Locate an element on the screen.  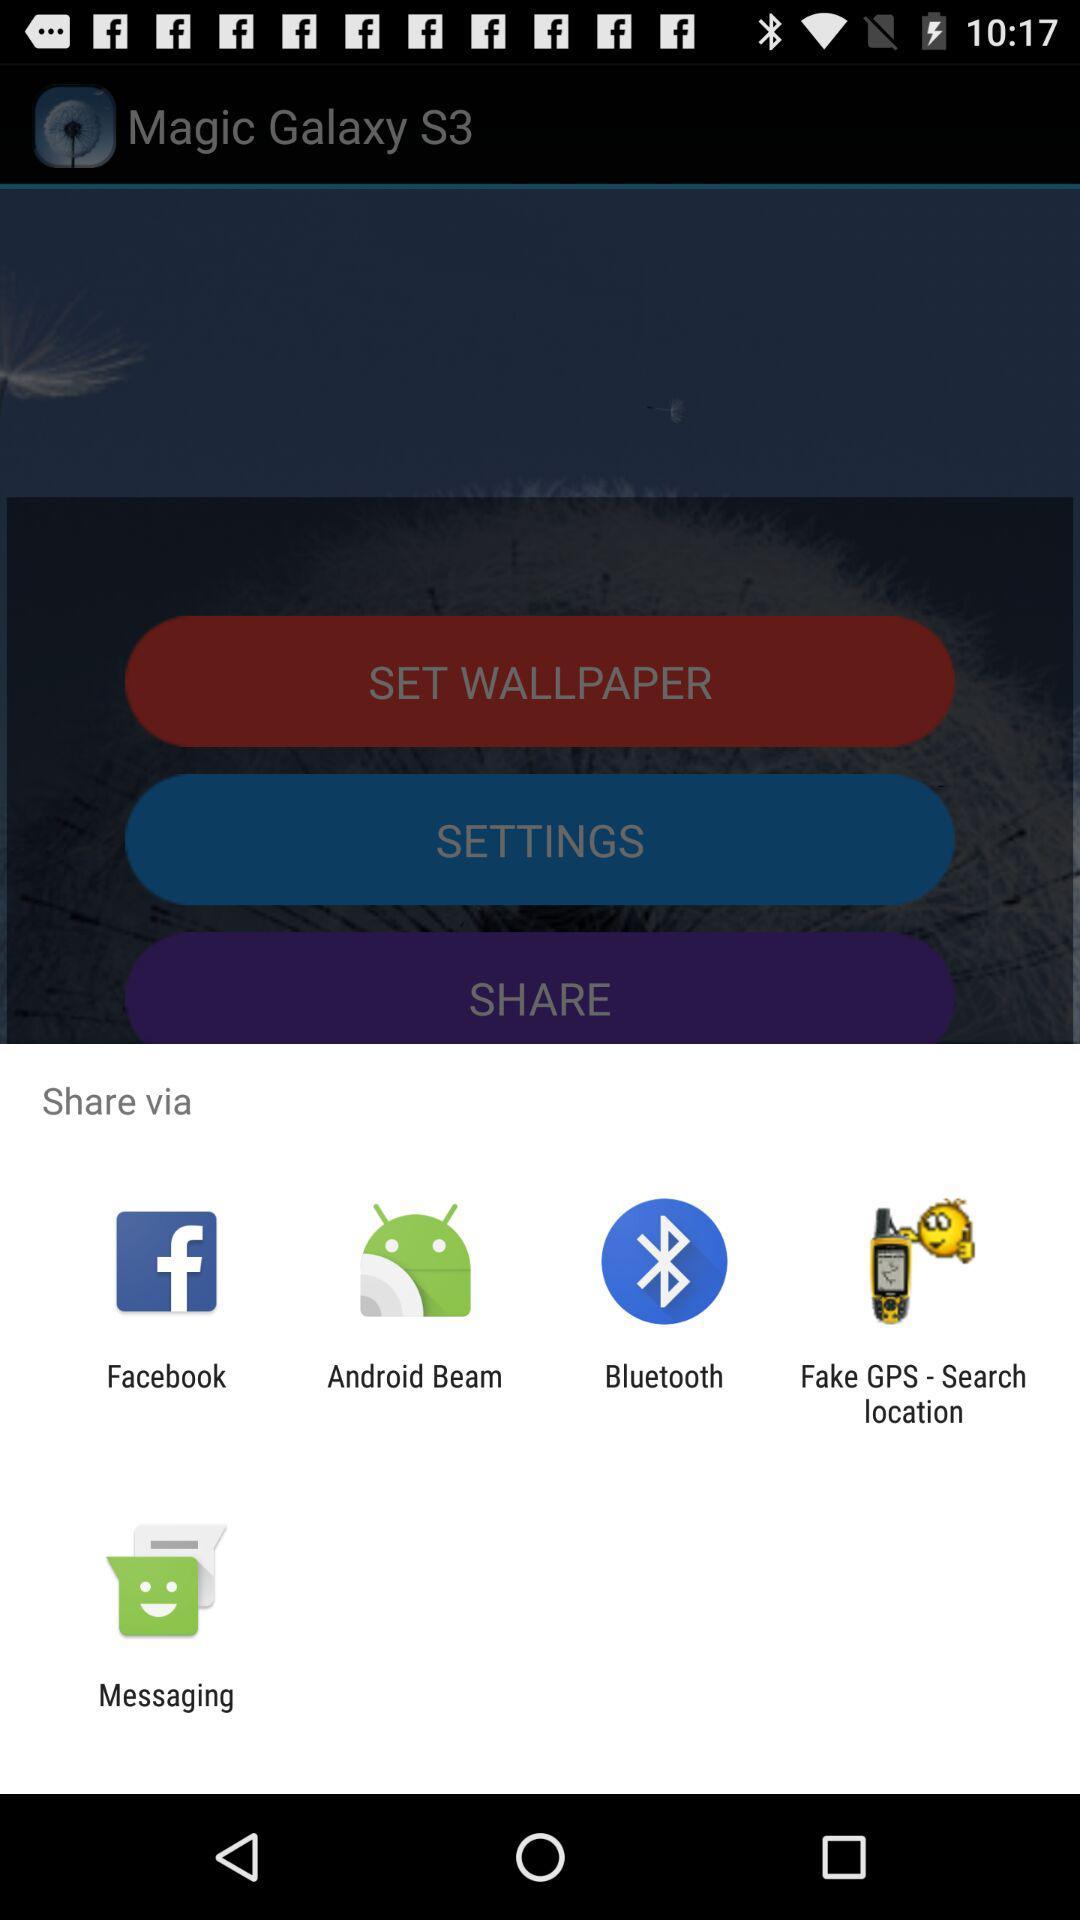
the item to the right of the facebook app is located at coordinates (414, 1392).